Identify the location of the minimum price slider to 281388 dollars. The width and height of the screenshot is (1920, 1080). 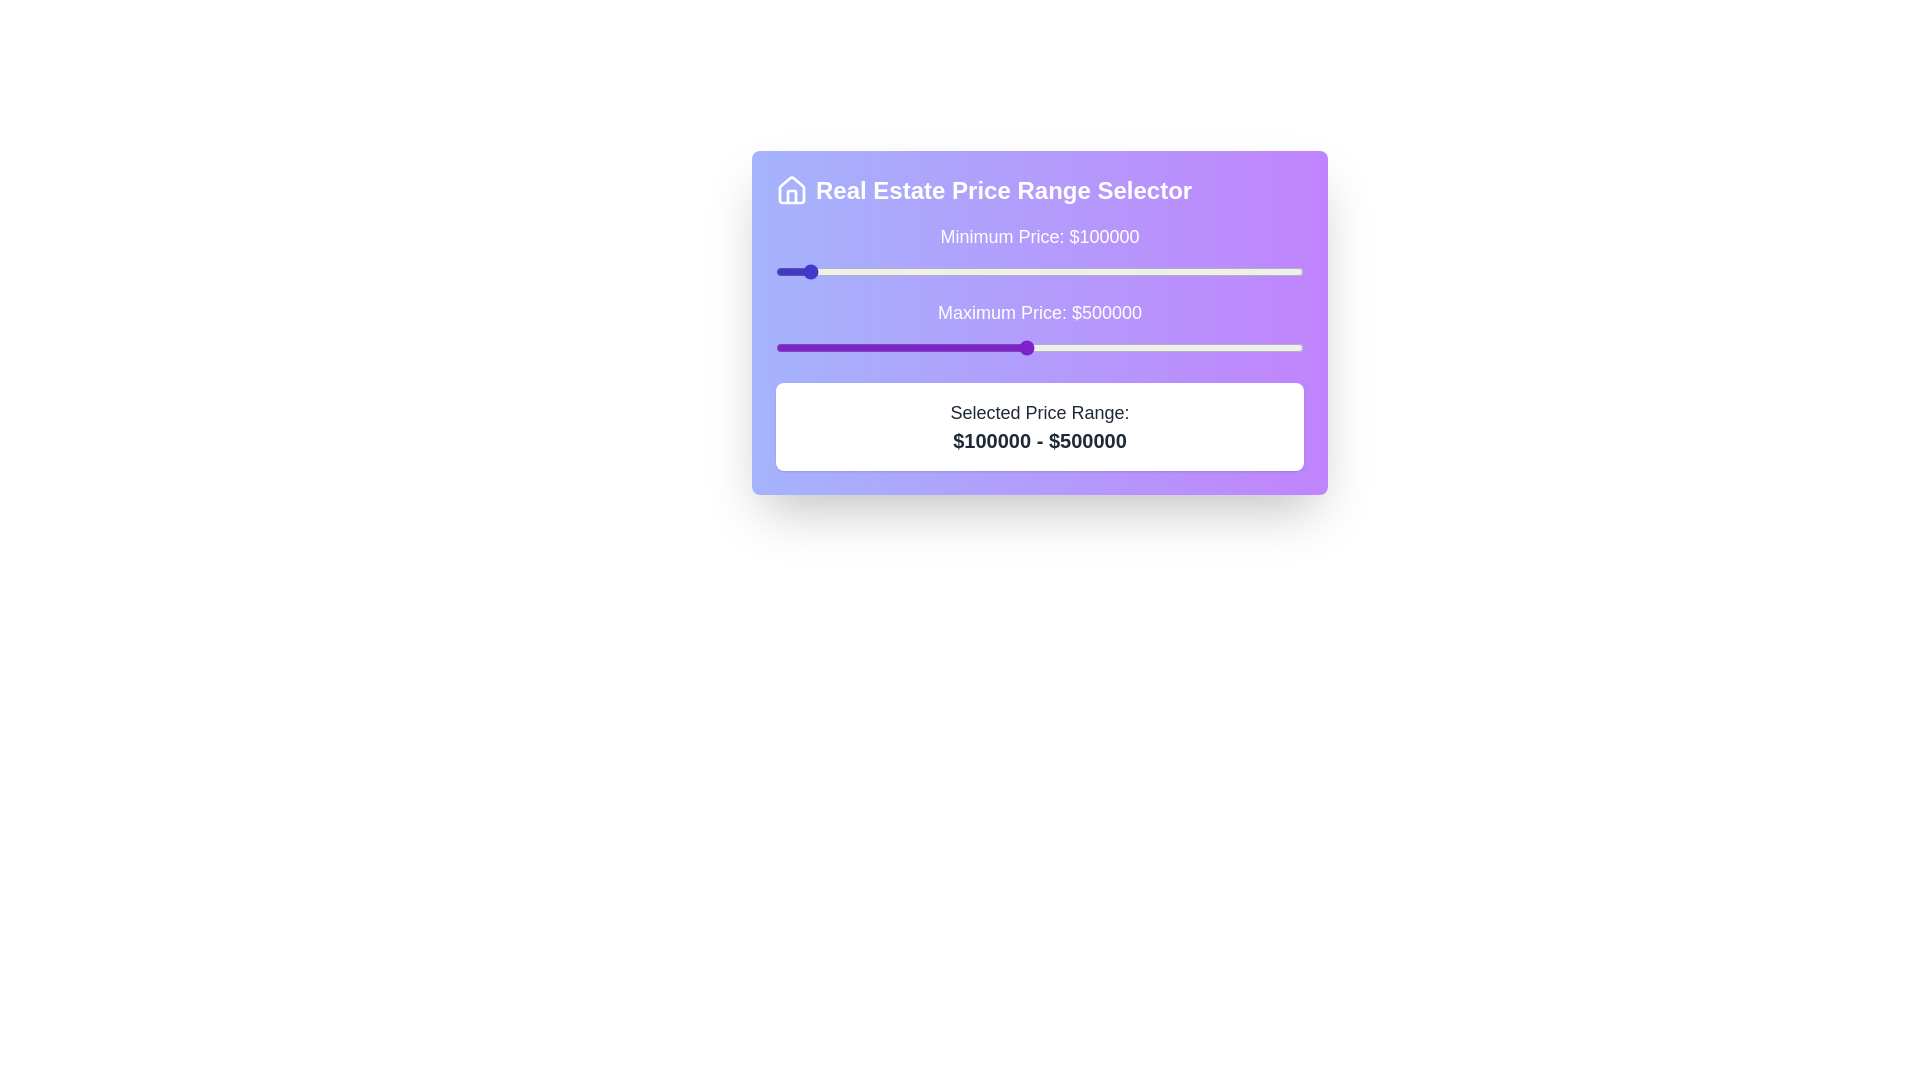
(903, 272).